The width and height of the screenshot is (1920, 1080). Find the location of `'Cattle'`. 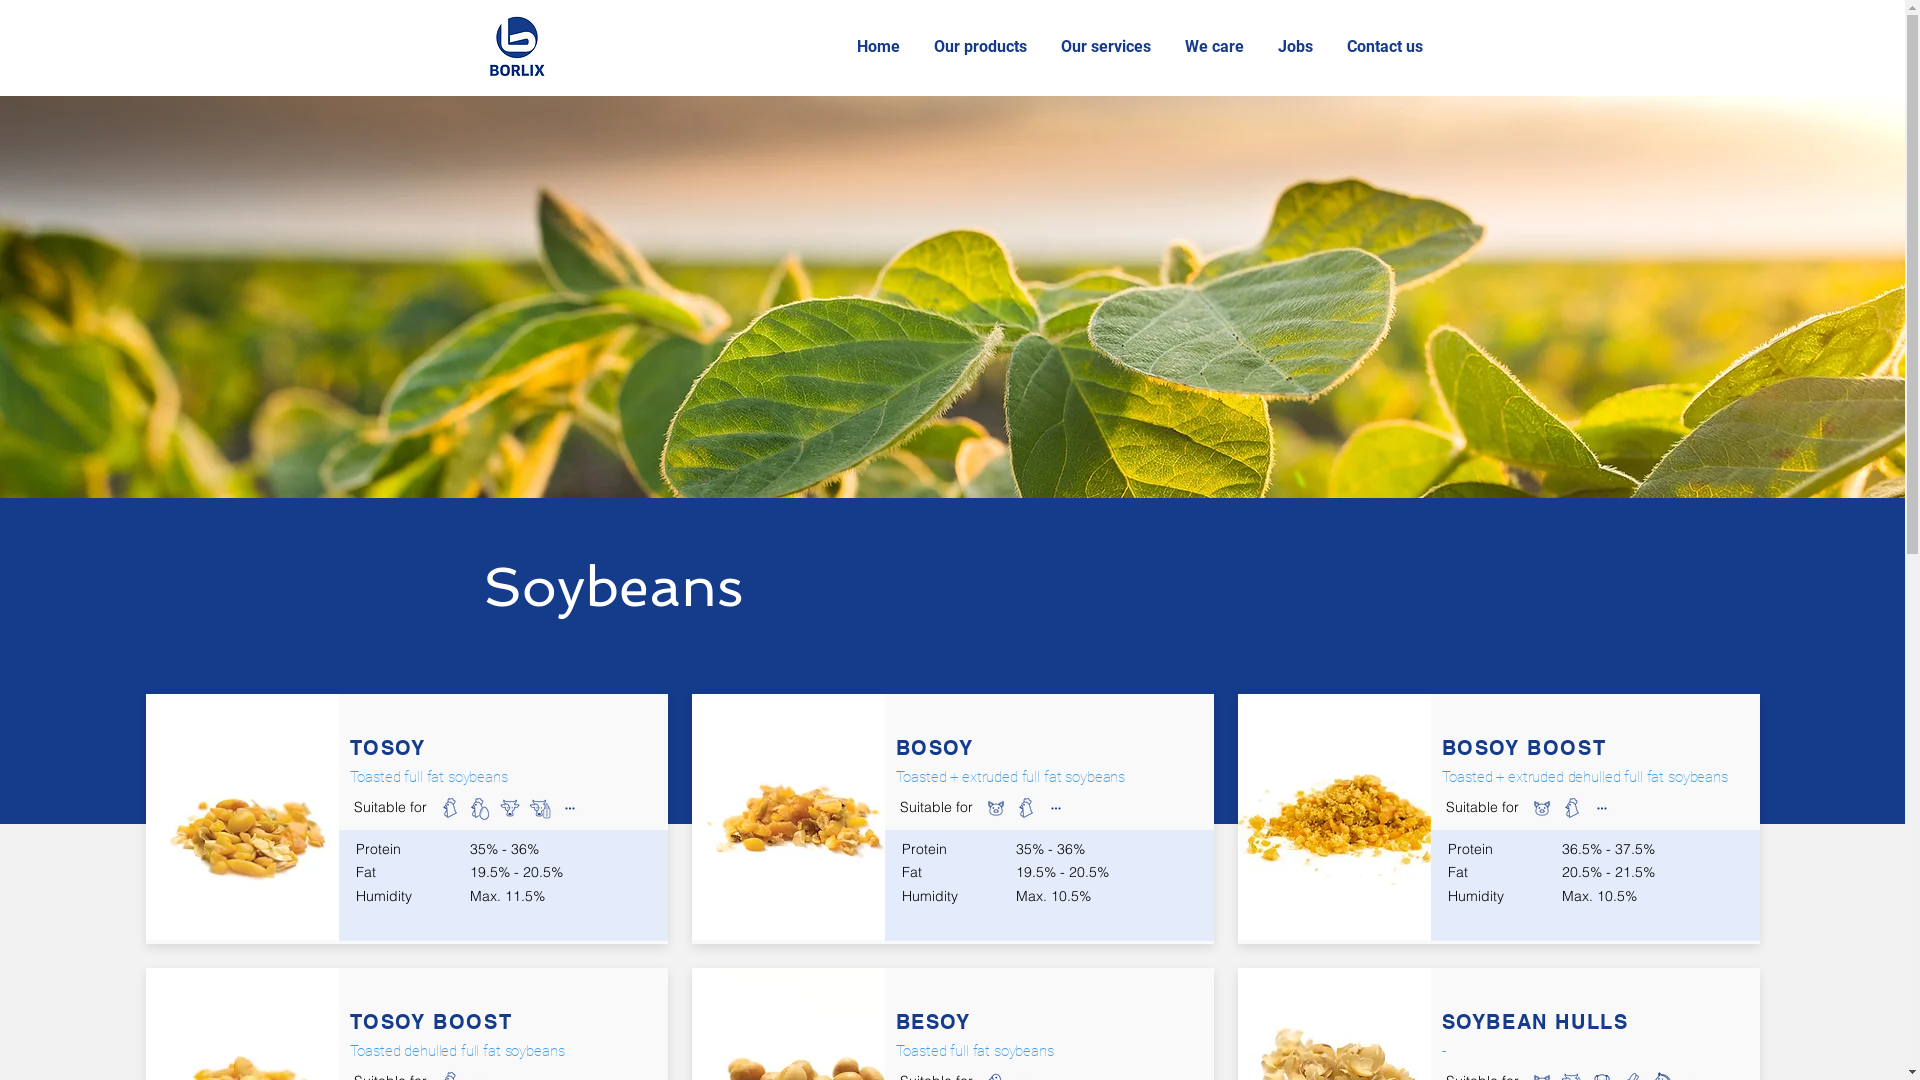

'Cattle' is located at coordinates (1584, 805).